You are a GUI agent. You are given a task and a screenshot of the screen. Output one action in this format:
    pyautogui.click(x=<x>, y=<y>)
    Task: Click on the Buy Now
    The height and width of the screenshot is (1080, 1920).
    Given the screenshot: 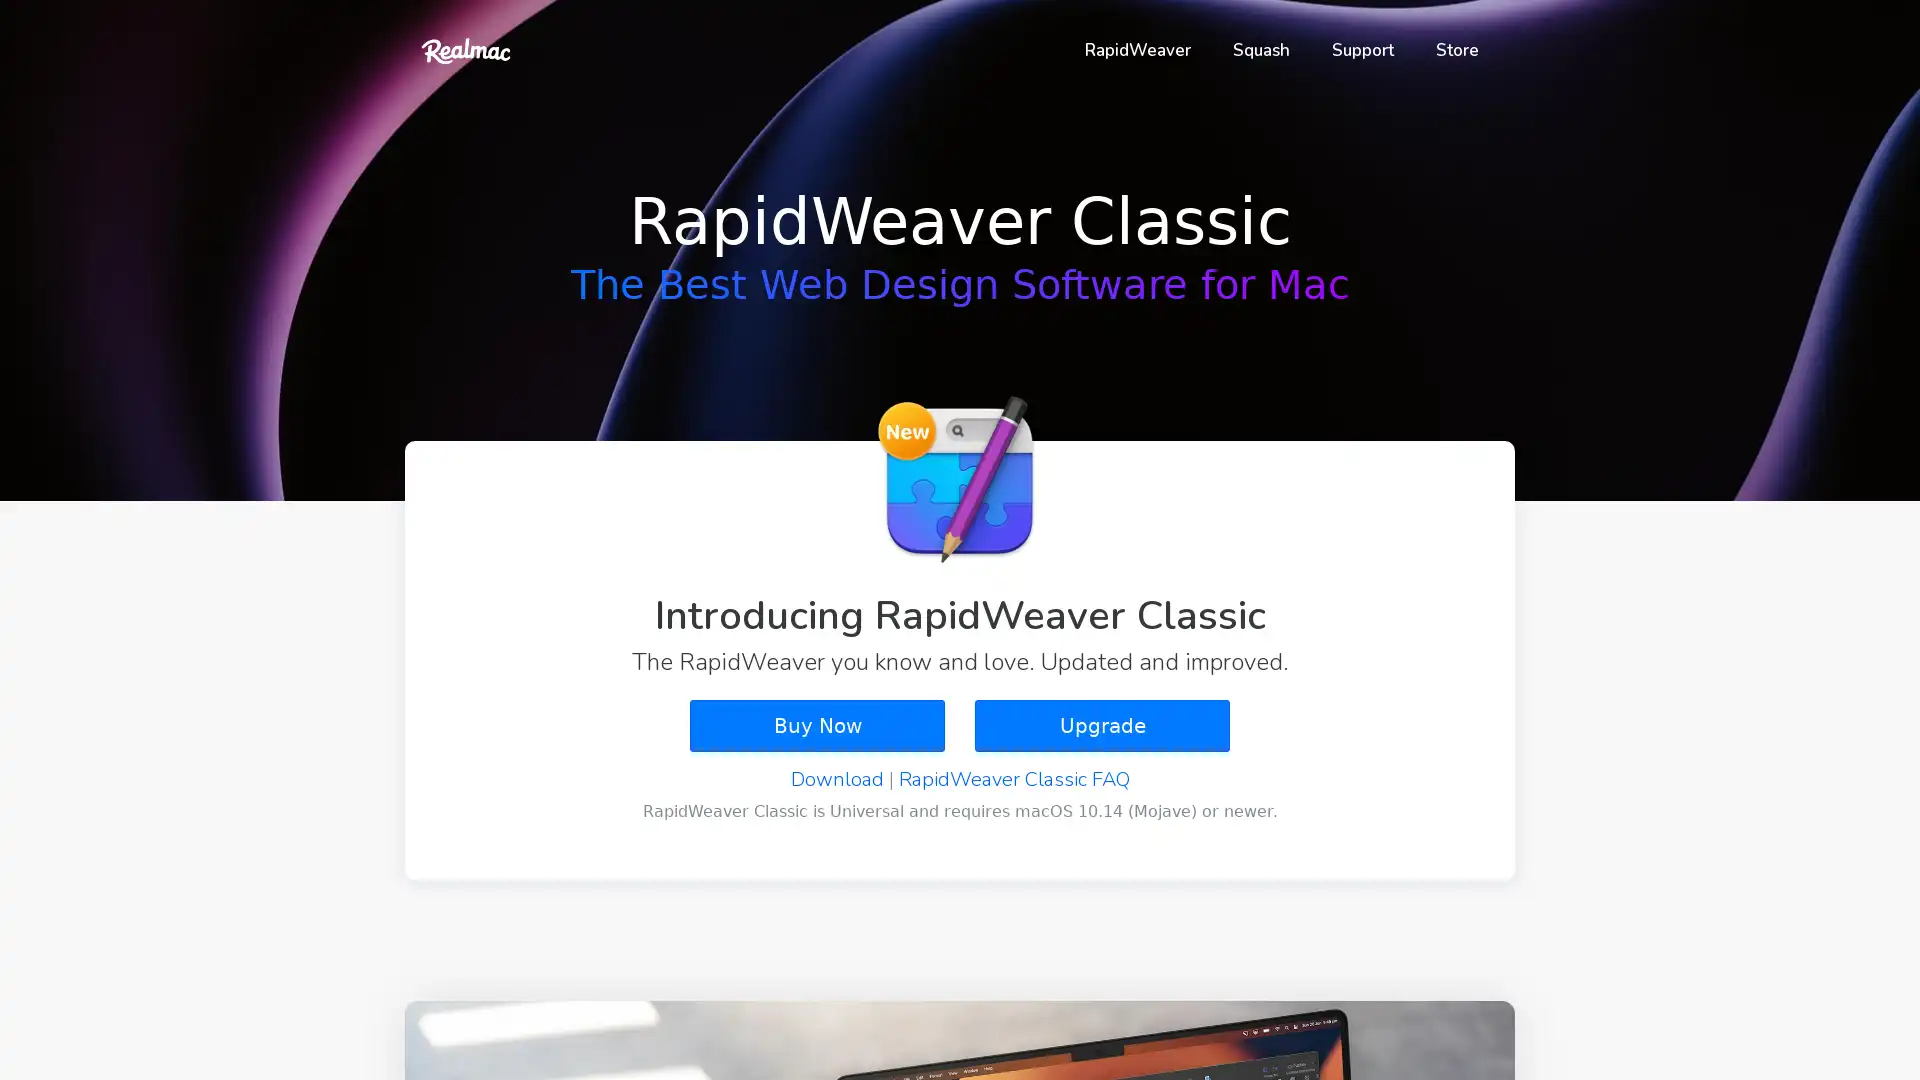 What is the action you would take?
    pyautogui.click(x=817, y=725)
    